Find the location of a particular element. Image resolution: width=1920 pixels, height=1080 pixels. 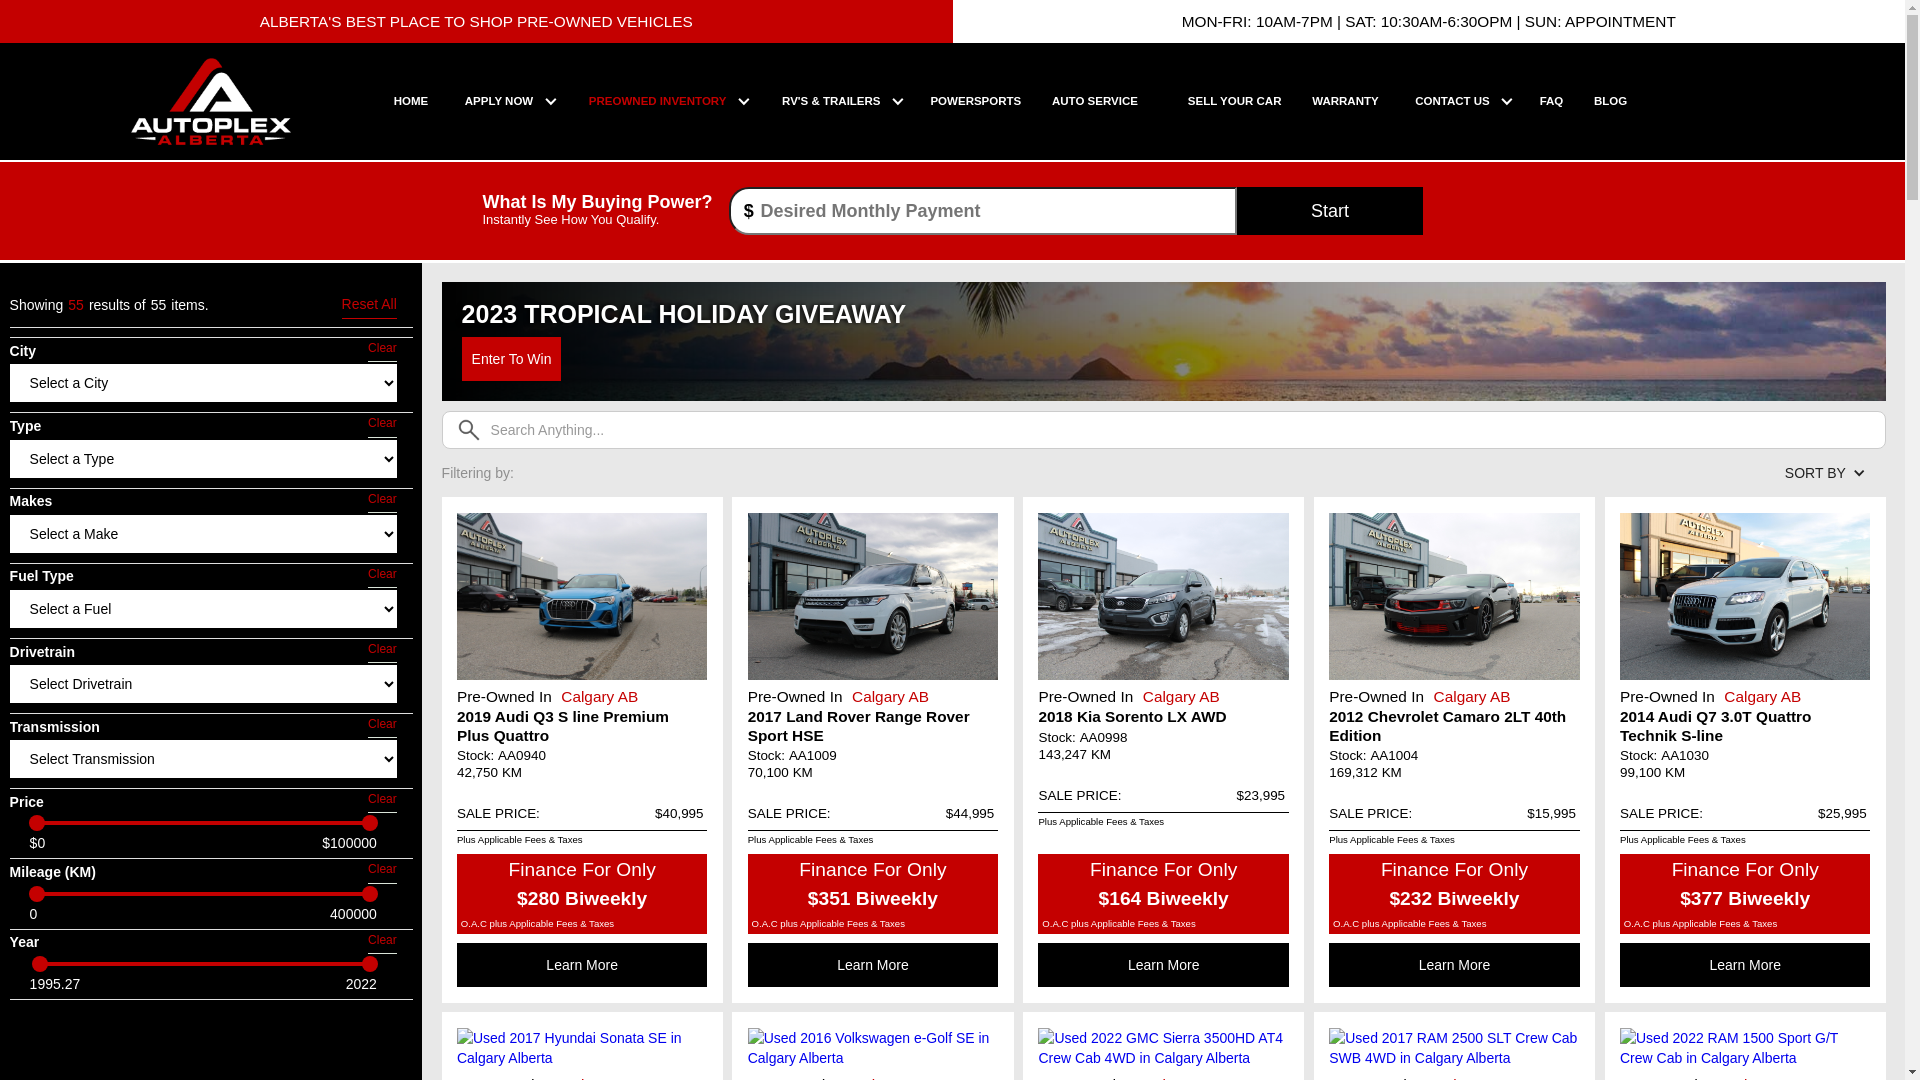

'BLOG' is located at coordinates (1610, 101).